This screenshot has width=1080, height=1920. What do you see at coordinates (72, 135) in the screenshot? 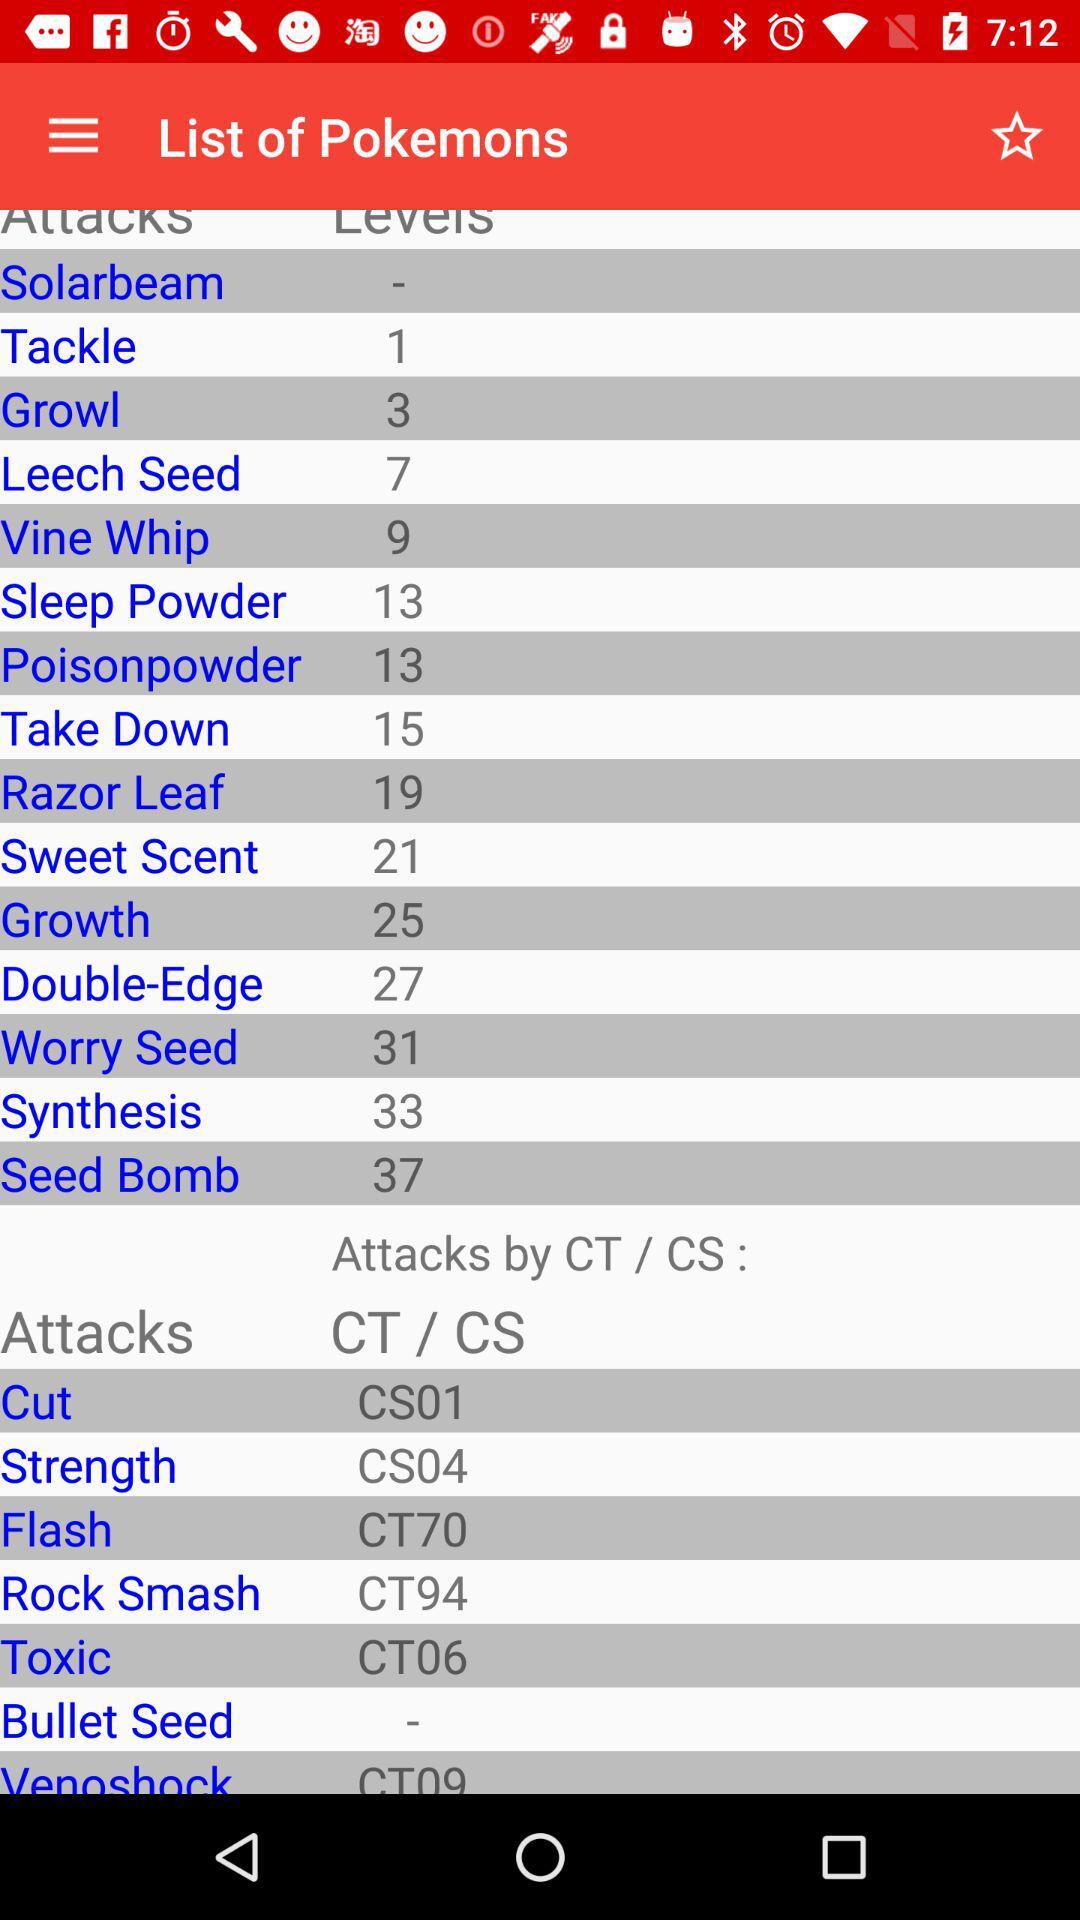
I see `the icon to the left of list of pokemons item` at bounding box center [72, 135].